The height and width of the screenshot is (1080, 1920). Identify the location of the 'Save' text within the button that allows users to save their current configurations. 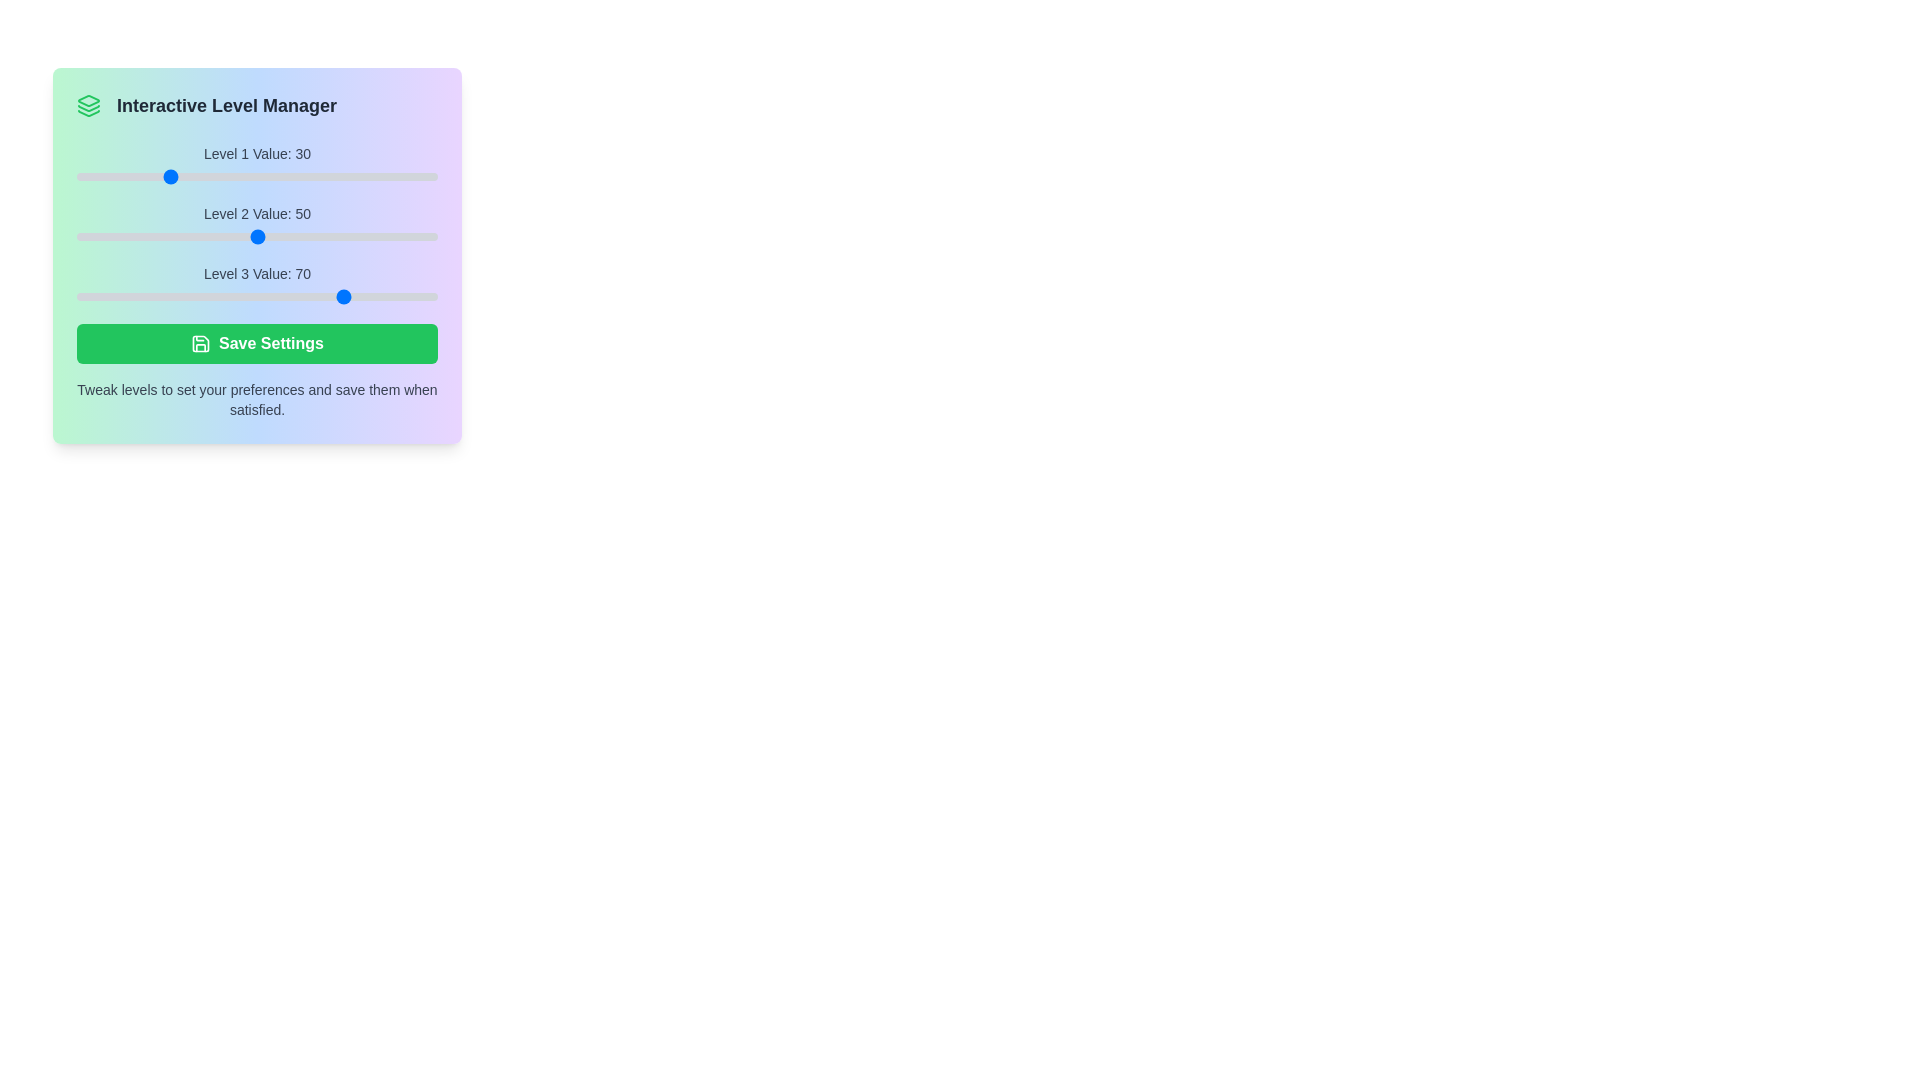
(270, 342).